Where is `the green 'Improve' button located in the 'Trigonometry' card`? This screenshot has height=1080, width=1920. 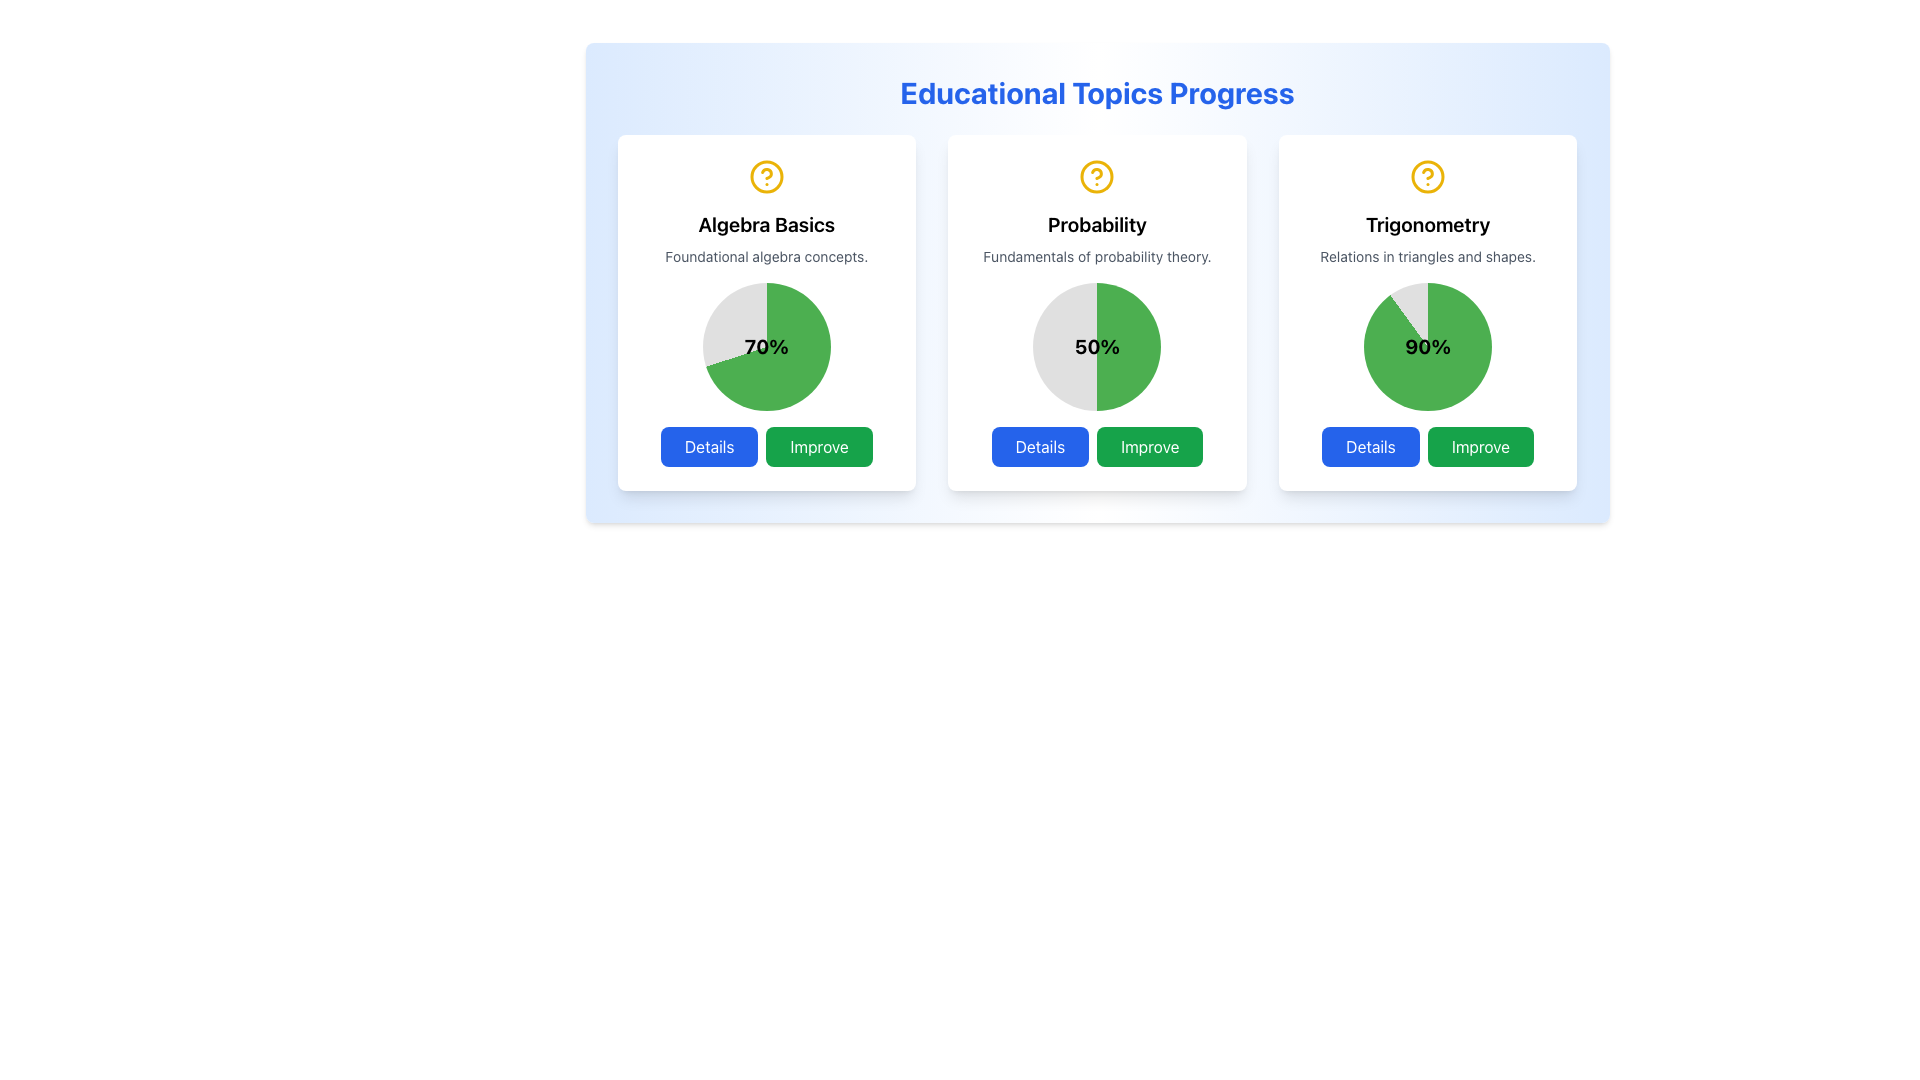
the green 'Improve' button located in the 'Trigonometry' card is located at coordinates (1427, 446).